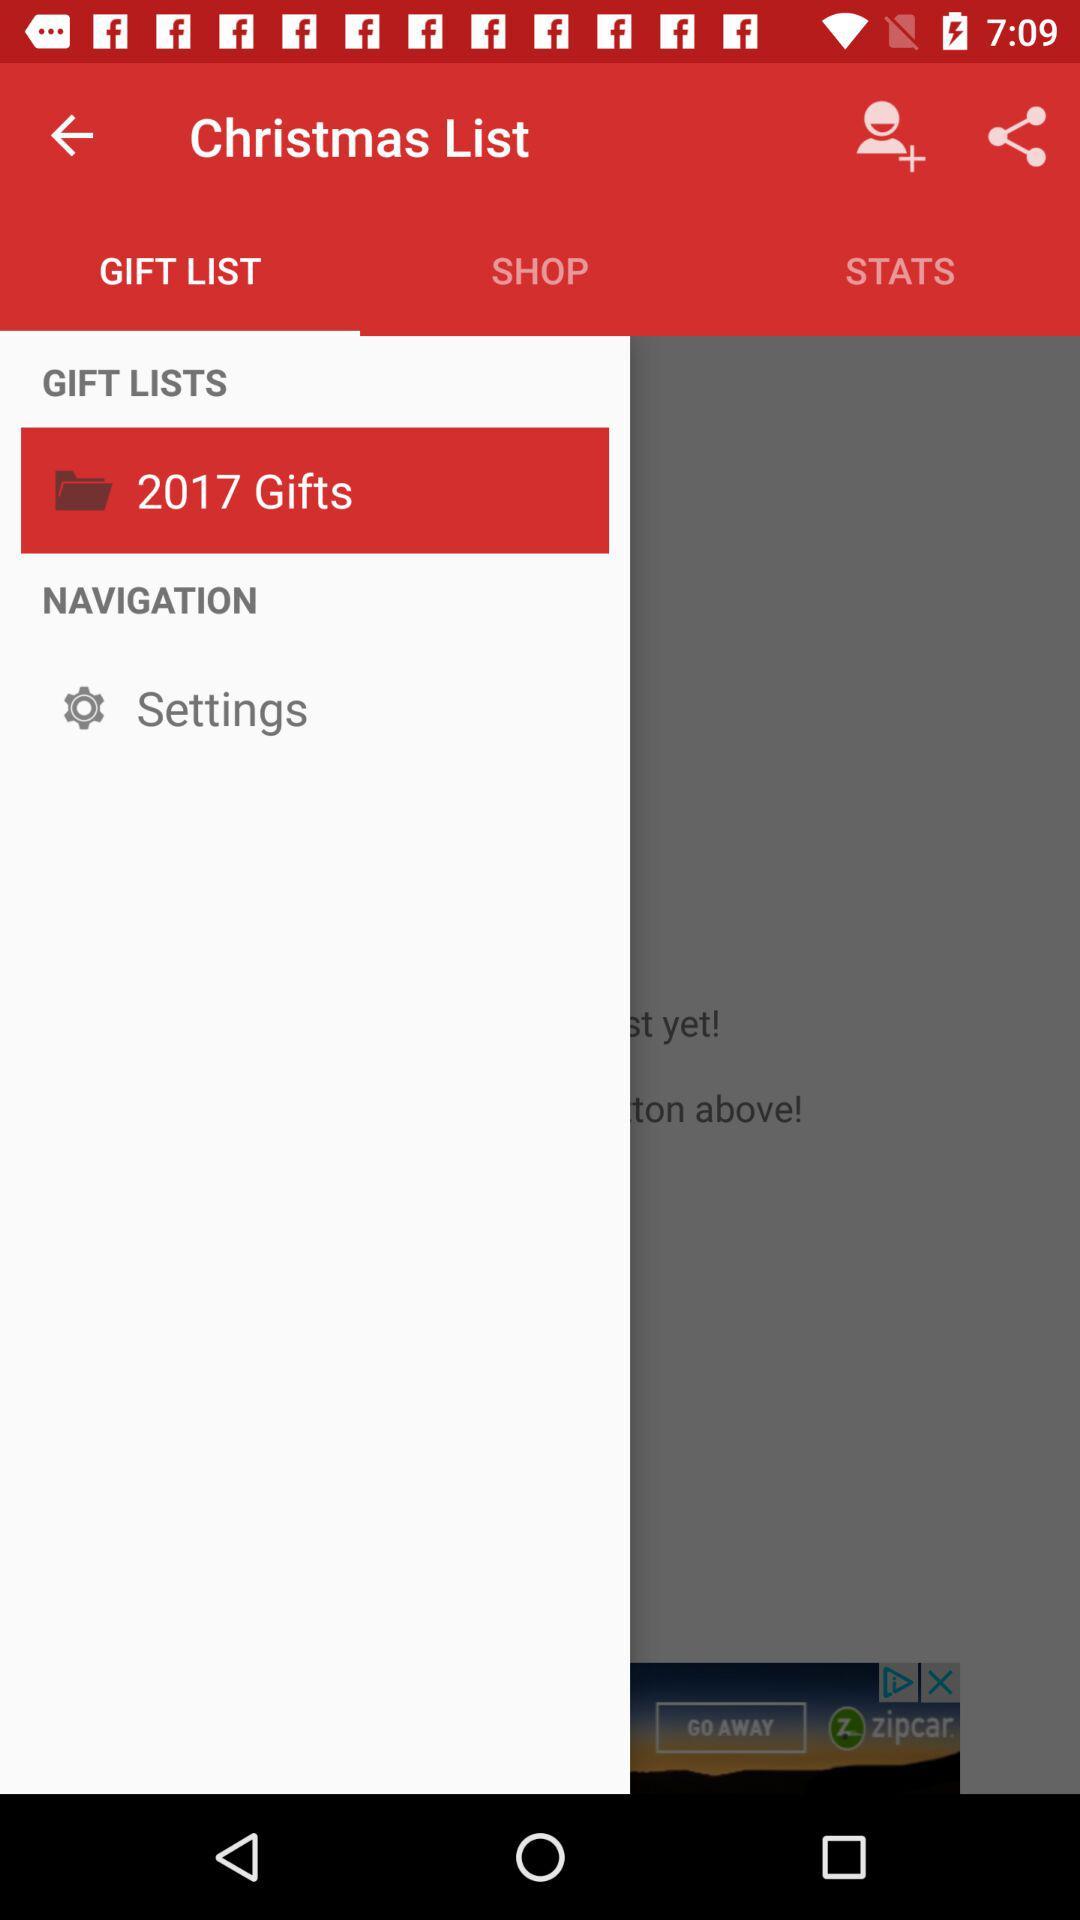 Image resolution: width=1080 pixels, height=1920 pixels. Describe the element at coordinates (180, 269) in the screenshot. I see `icon next to the shop icon` at that location.